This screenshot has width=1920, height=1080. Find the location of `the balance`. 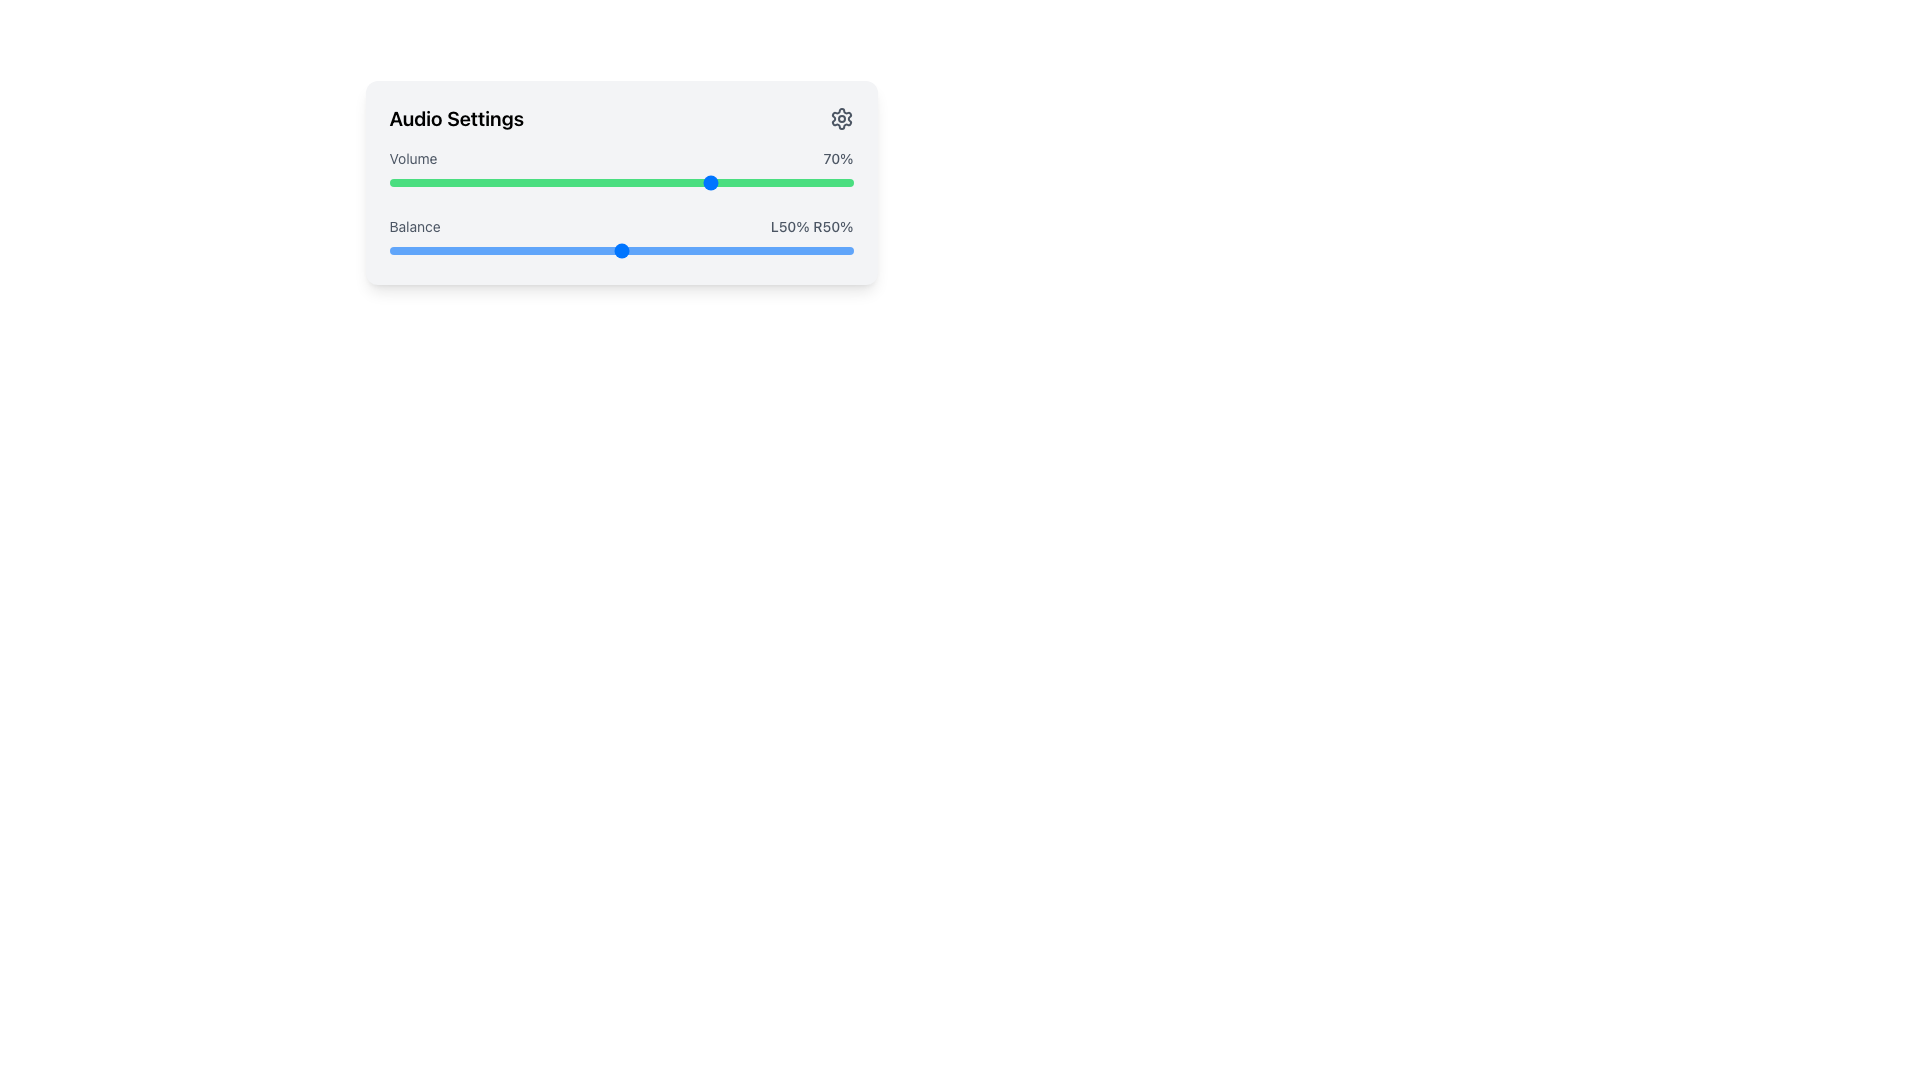

the balance is located at coordinates (453, 249).